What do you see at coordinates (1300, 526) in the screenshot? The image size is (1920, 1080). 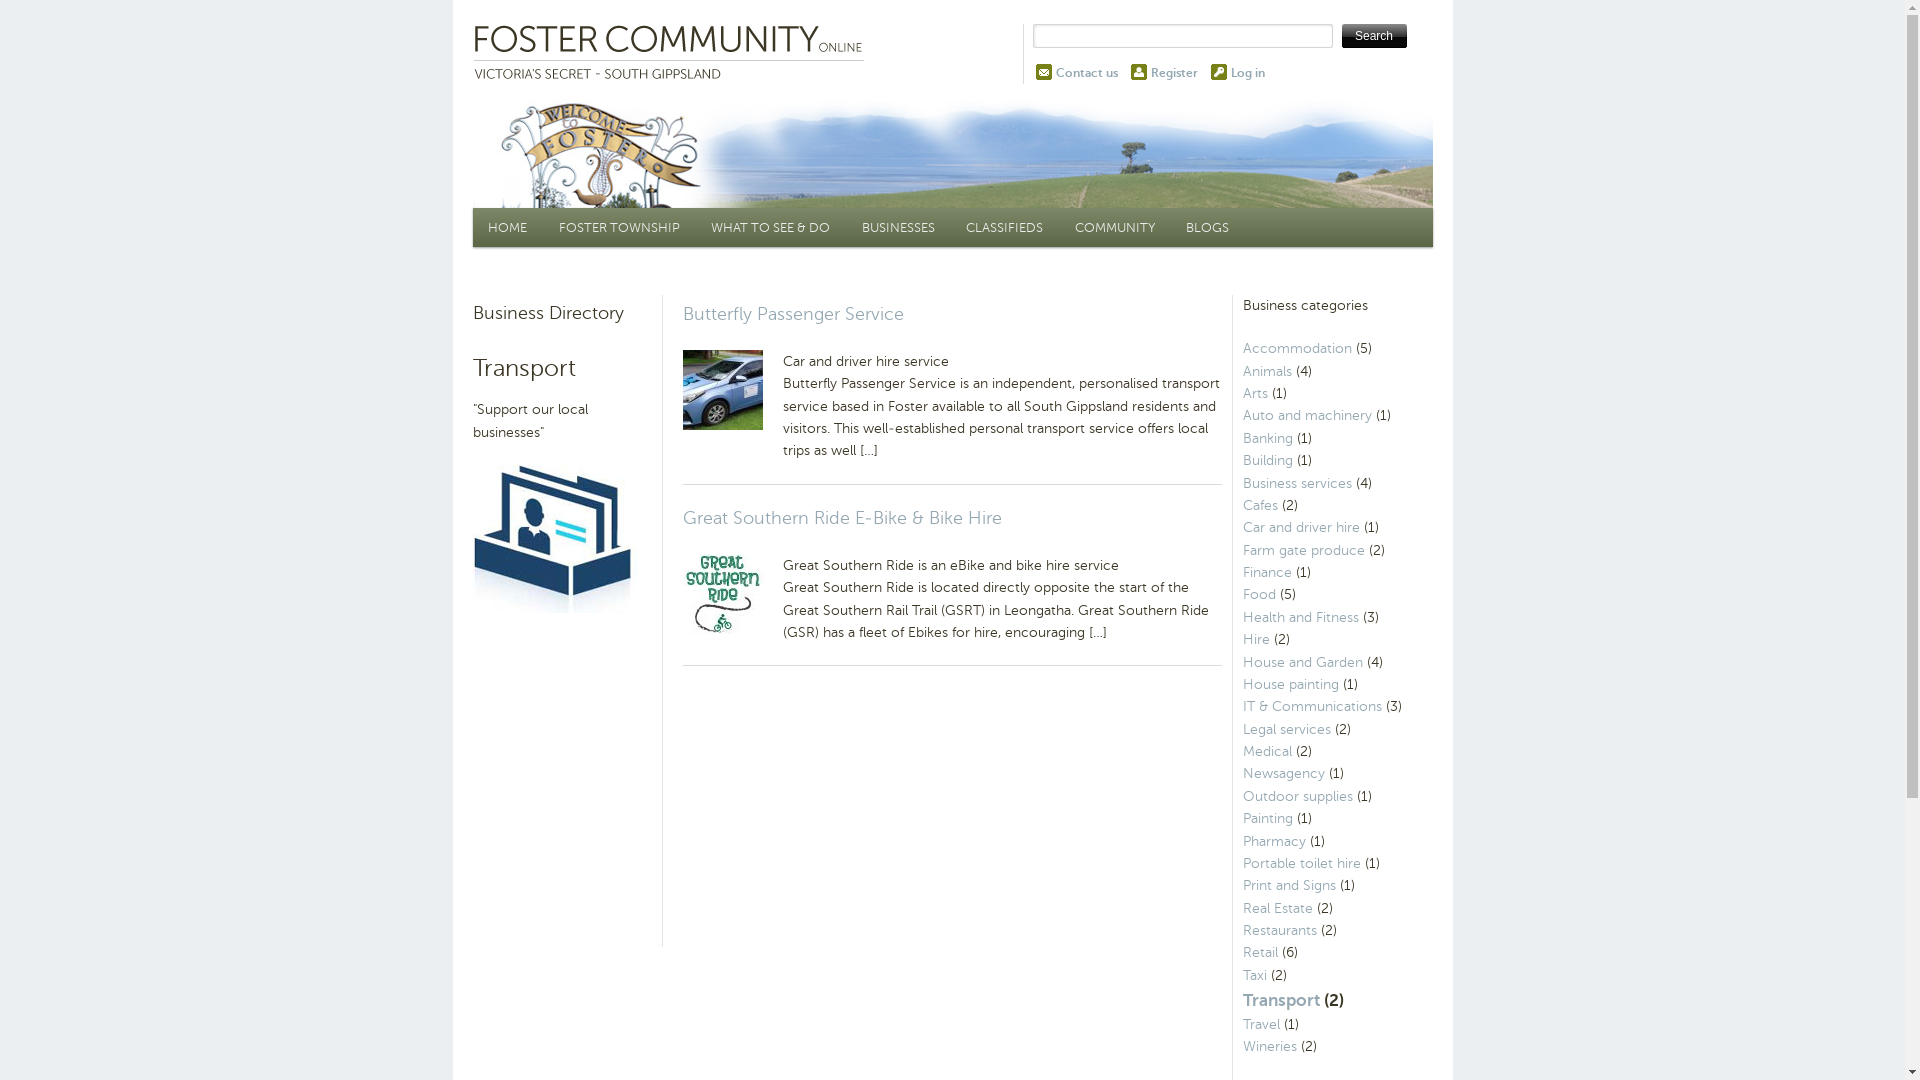 I see `'Car and driver hire'` at bounding box center [1300, 526].